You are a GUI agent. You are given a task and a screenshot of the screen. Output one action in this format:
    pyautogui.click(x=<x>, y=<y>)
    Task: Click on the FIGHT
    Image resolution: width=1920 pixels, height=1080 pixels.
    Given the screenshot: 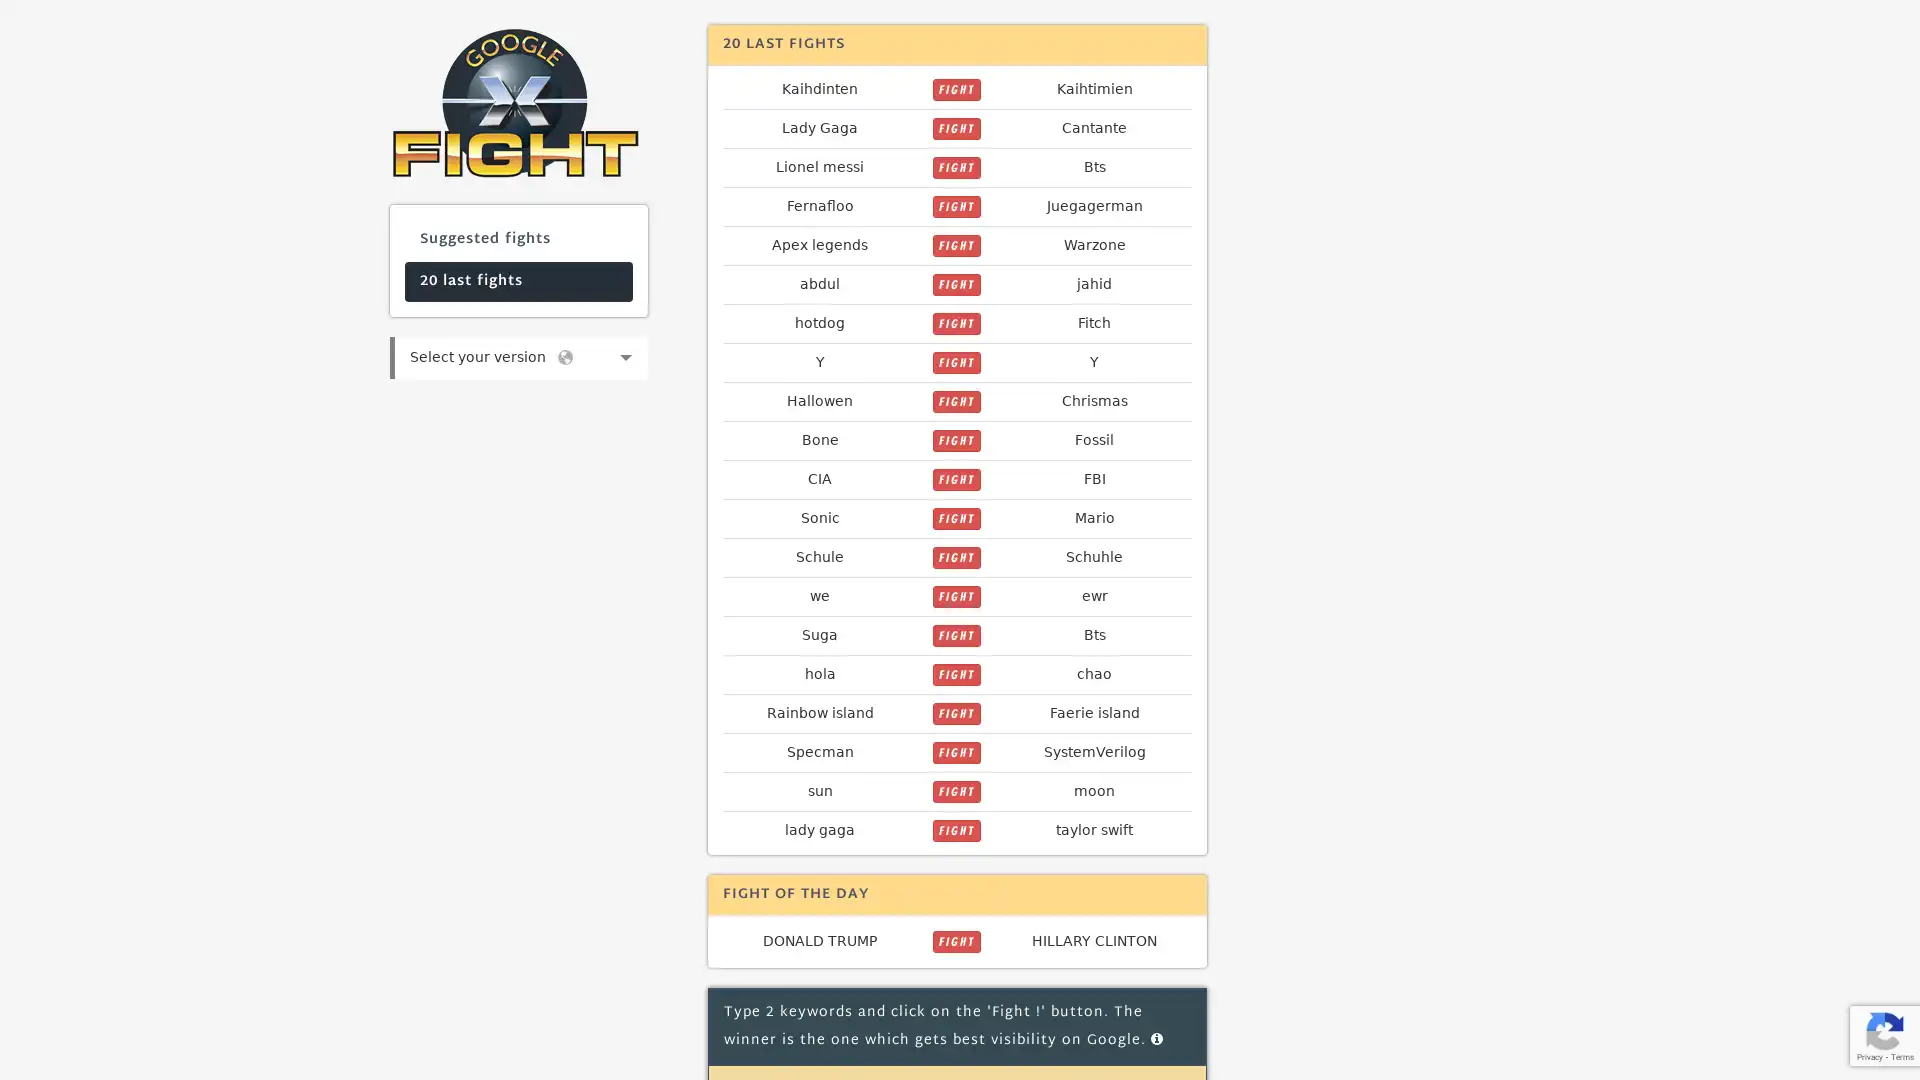 What is the action you would take?
    pyautogui.click(x=955, y=401)
    